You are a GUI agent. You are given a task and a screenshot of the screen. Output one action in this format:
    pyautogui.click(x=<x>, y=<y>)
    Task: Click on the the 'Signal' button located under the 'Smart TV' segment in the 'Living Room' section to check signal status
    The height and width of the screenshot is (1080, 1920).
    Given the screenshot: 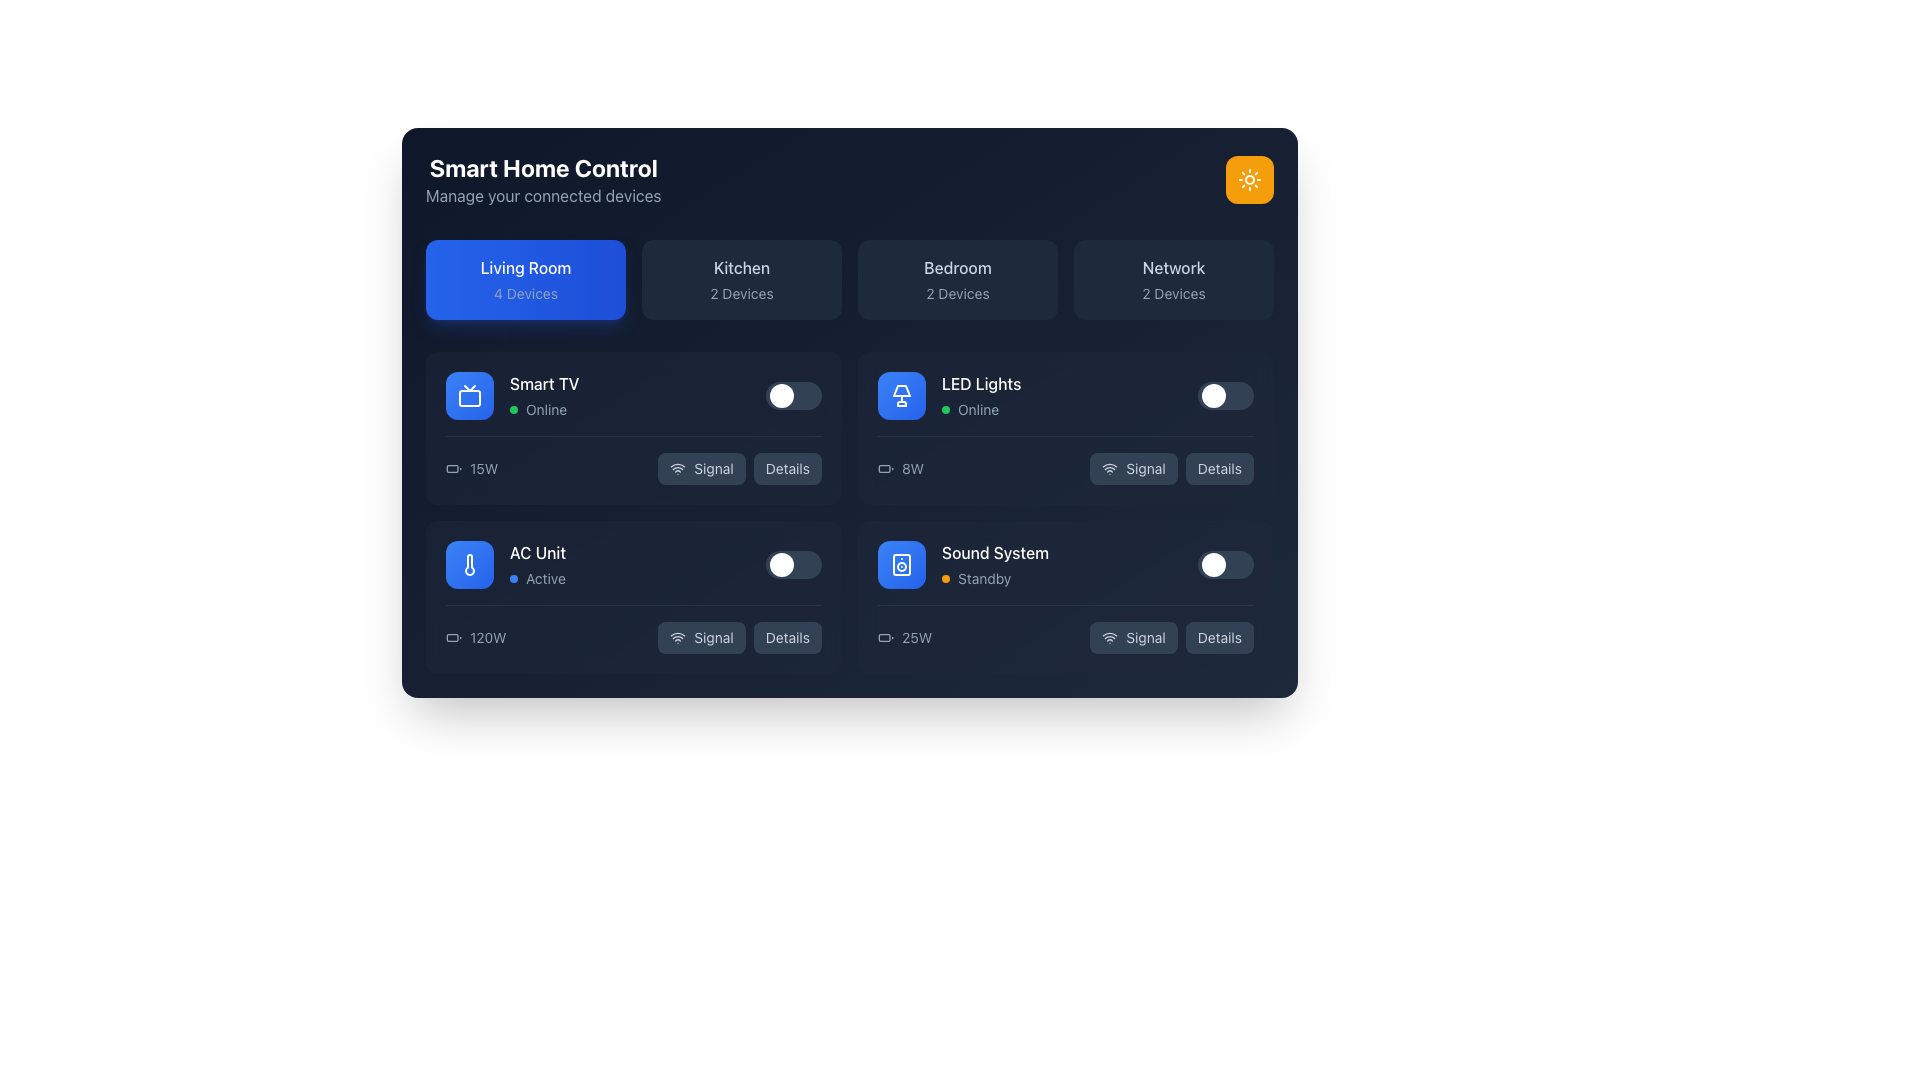 What is the action you would take?
    pyautogui.click(x=632, y=469)
    